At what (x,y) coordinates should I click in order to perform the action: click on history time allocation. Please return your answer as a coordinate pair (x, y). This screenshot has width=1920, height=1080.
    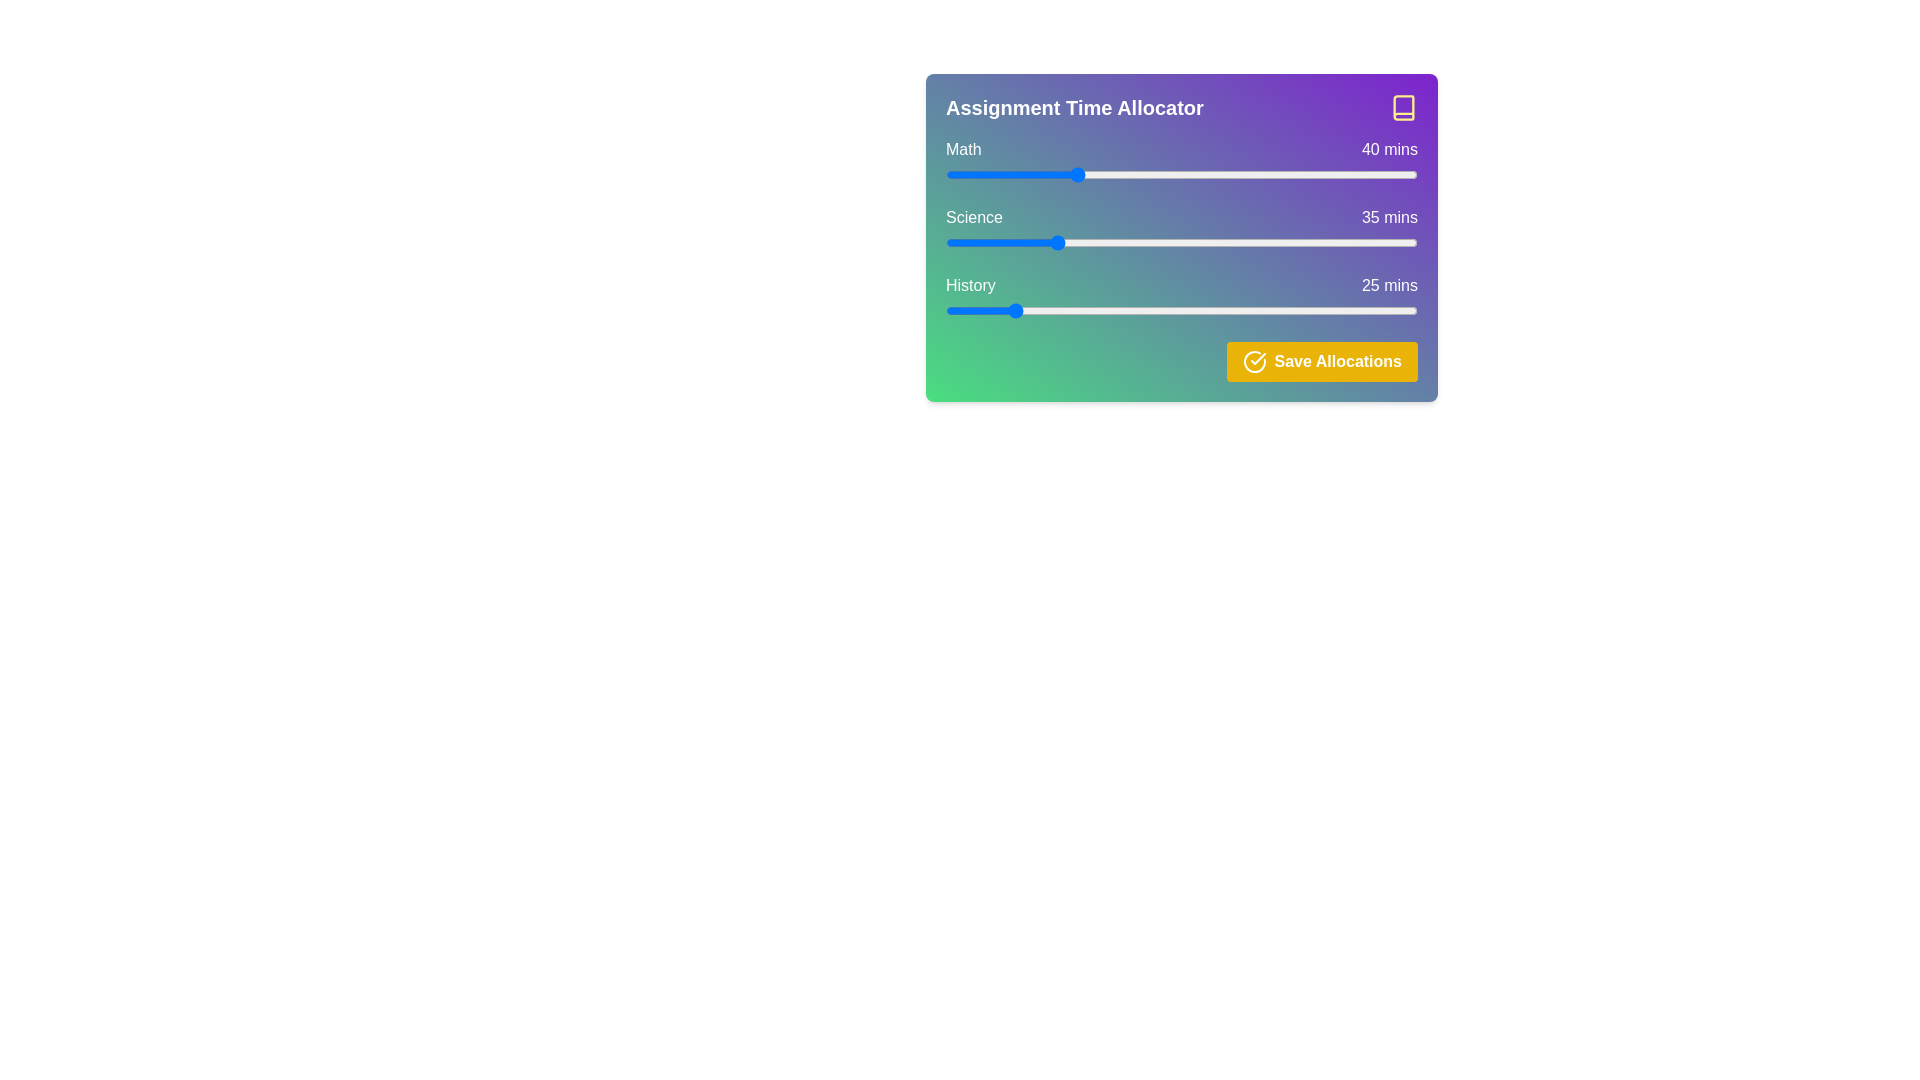
    Looking at the image, I should click on (963, 311).